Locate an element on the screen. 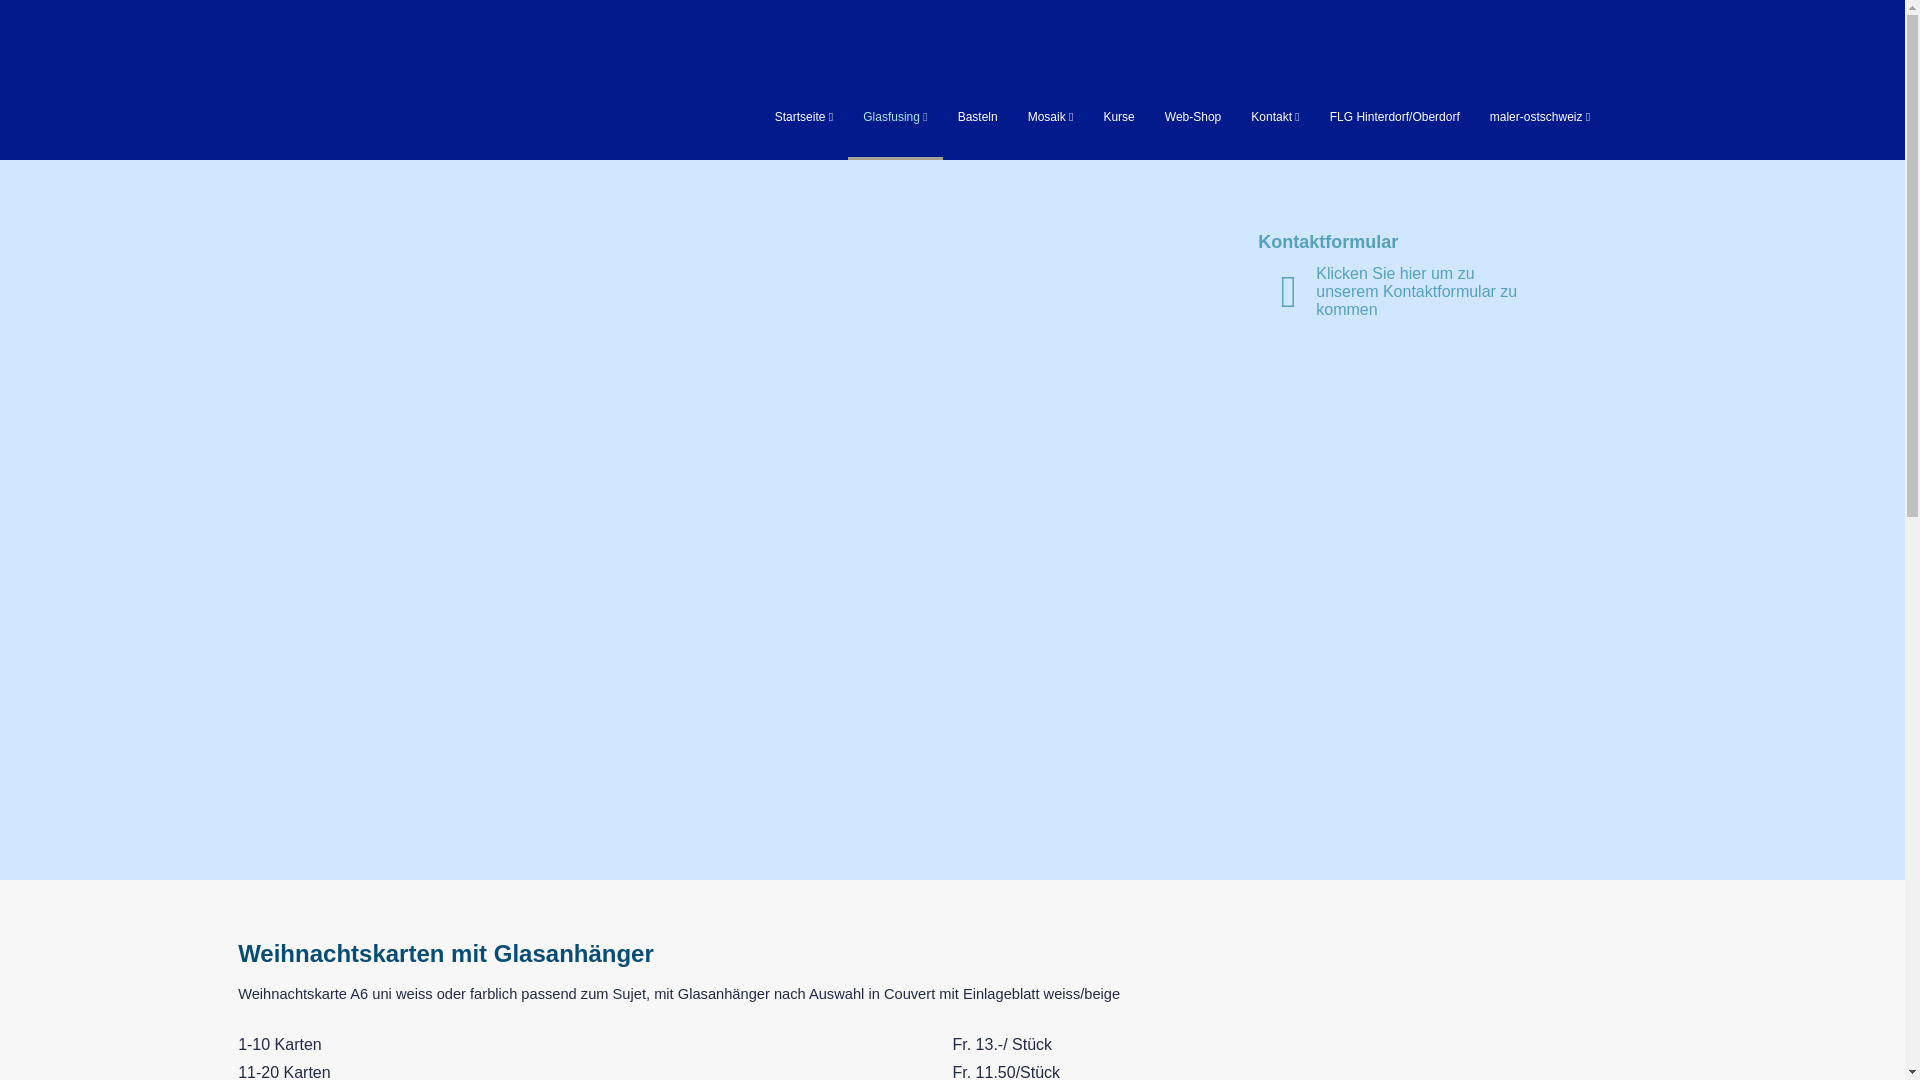 The height and width of the screenshot is (1080, 1920). 'Startseite' is located at coordinates (803, 116).